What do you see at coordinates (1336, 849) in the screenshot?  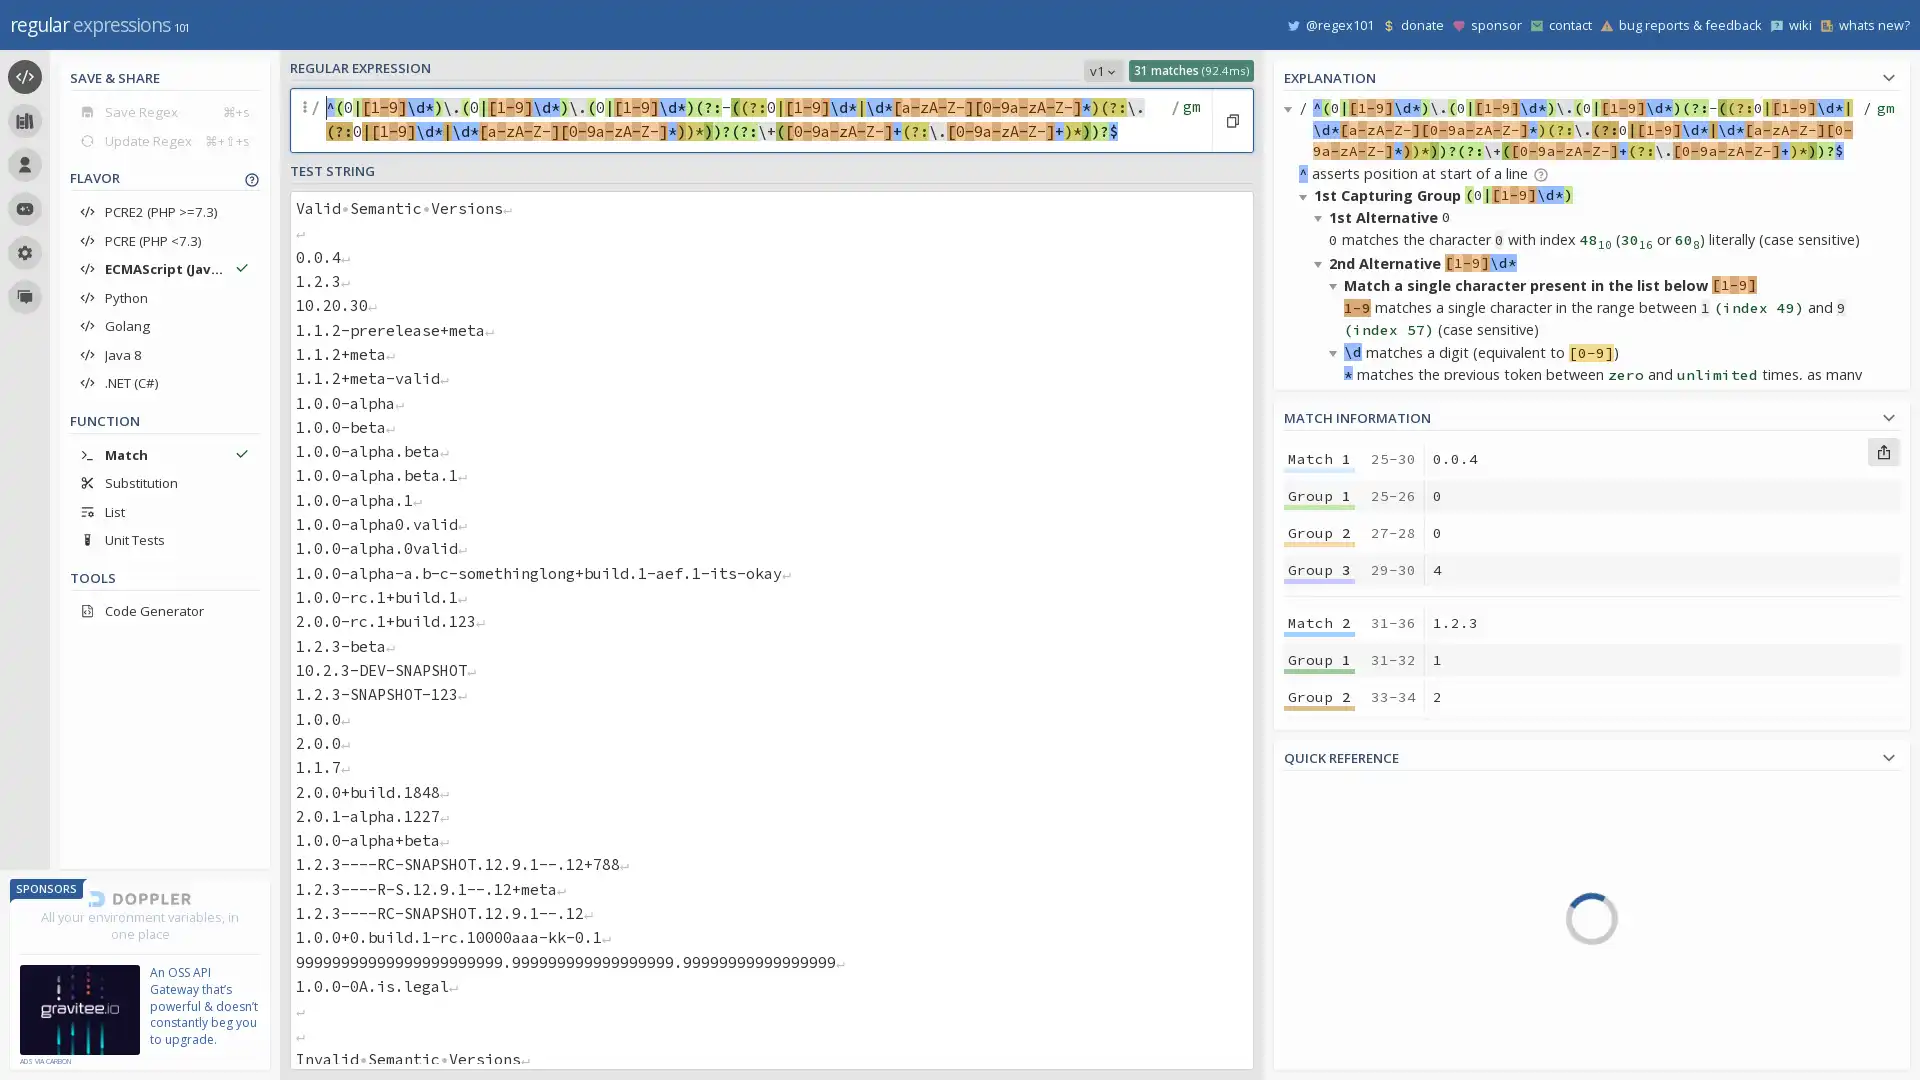 I see `Collapse Subtree` at bounding box center [1336, 849].